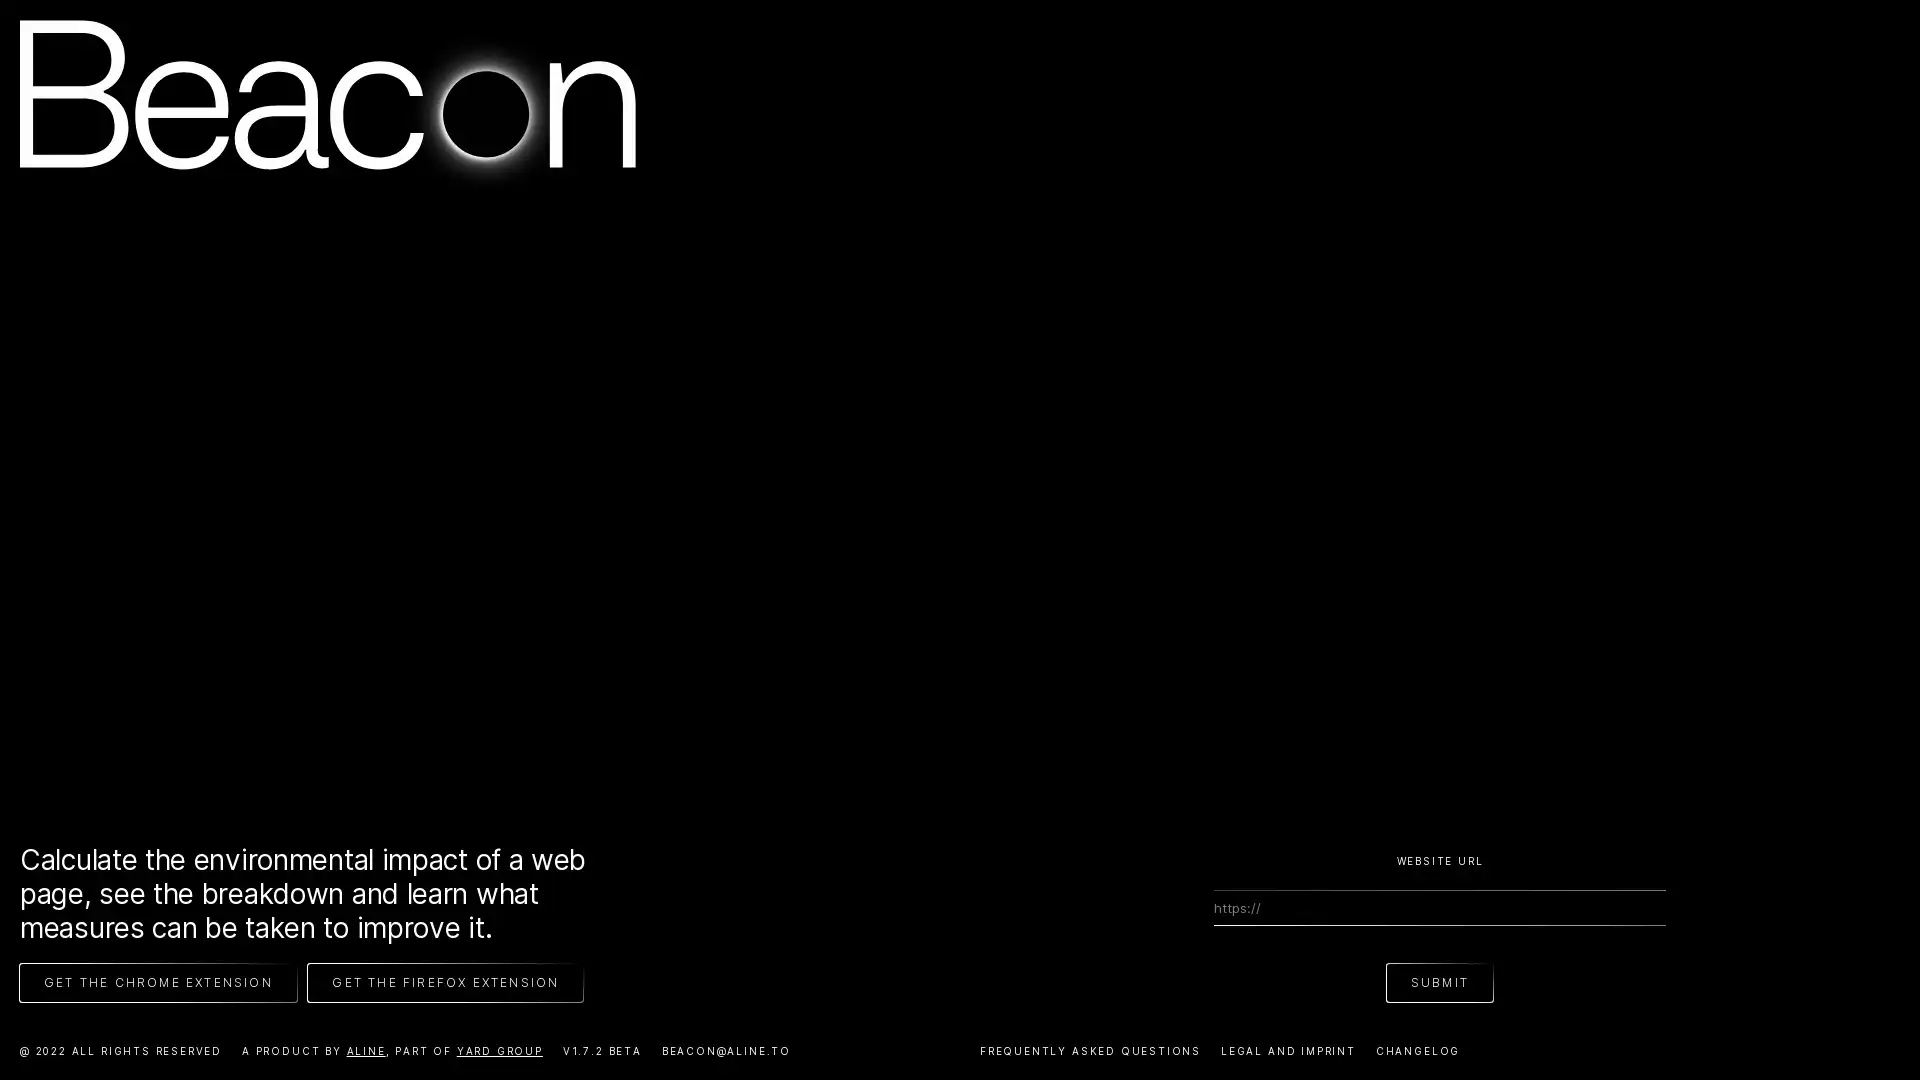 The width and height of the screenshot is (1920, 1080). Describe the element at coordinates (444, 981) in the screenshot. I see `GET THE FIREFOX EXTENSION` at that location.